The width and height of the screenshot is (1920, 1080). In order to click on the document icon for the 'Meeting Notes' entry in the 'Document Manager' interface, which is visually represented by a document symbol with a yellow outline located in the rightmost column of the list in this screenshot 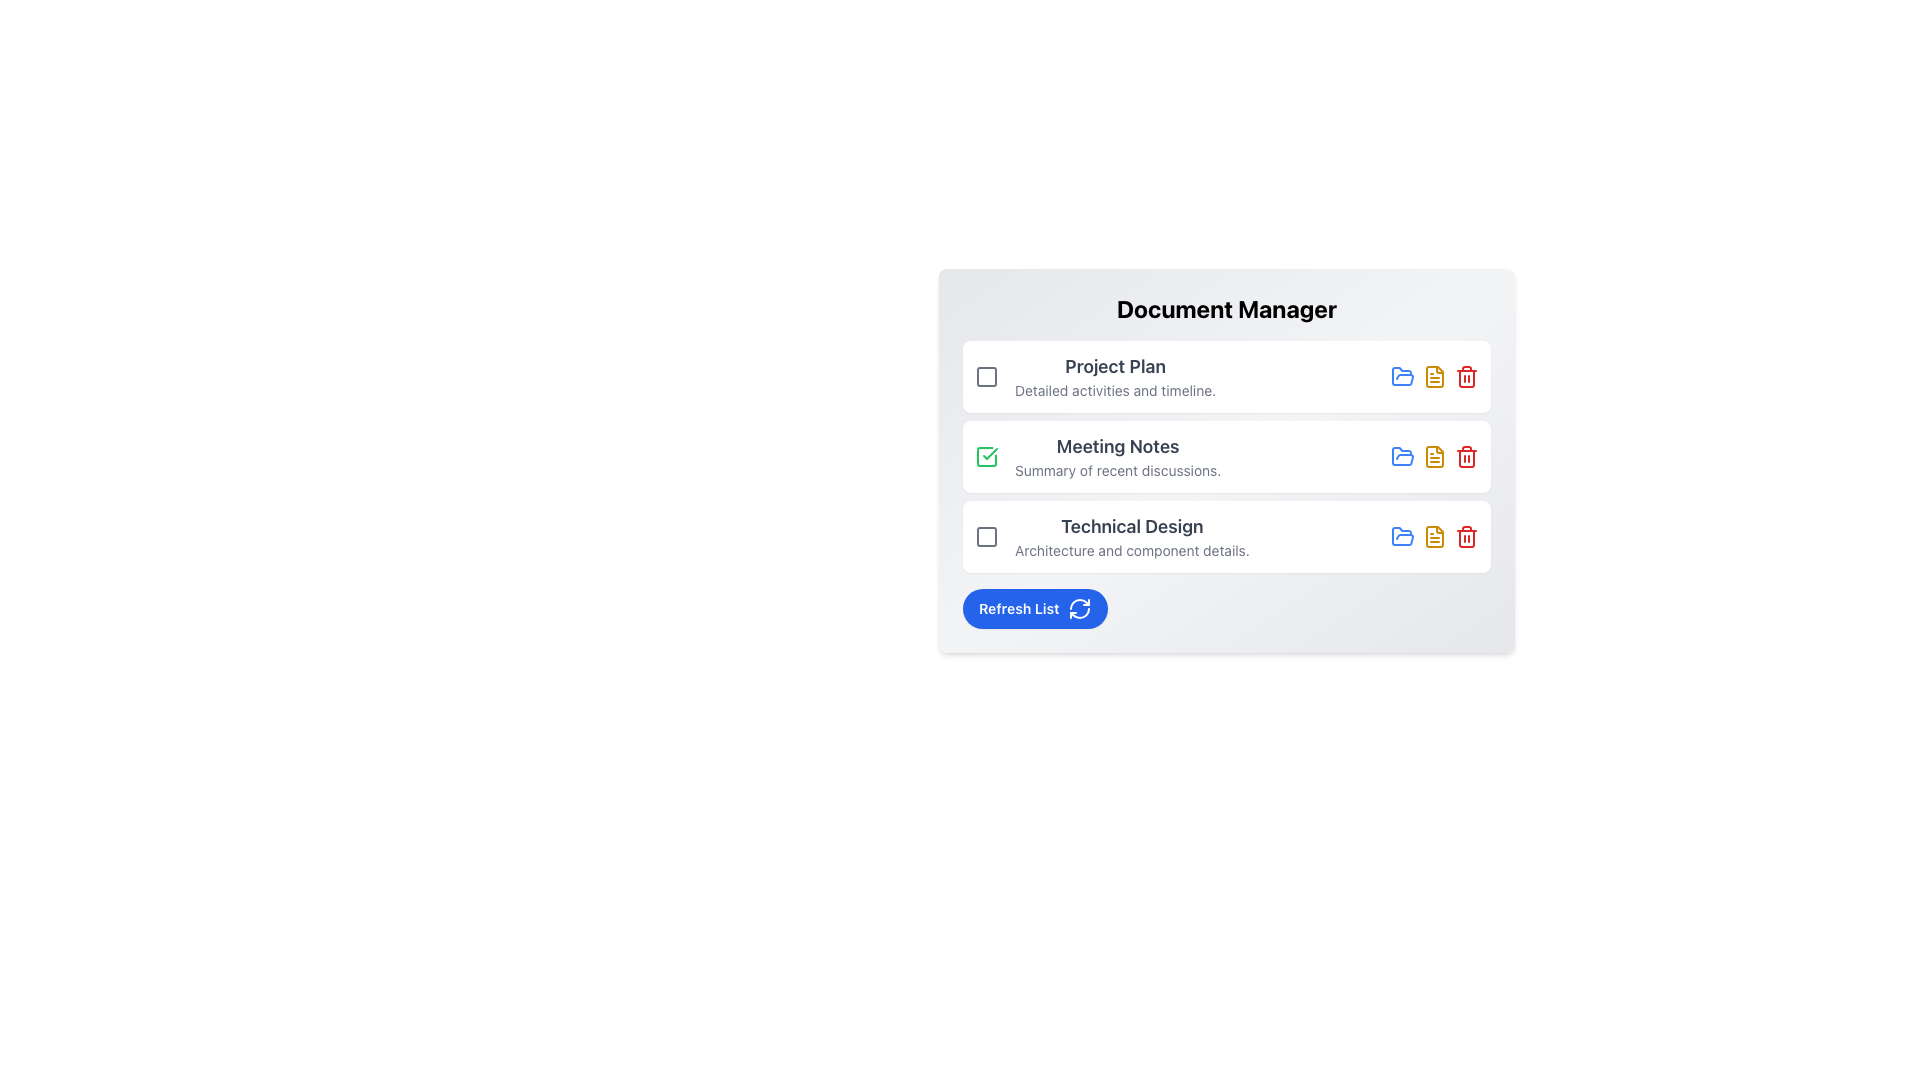, I will do `click(1434, 535)`.